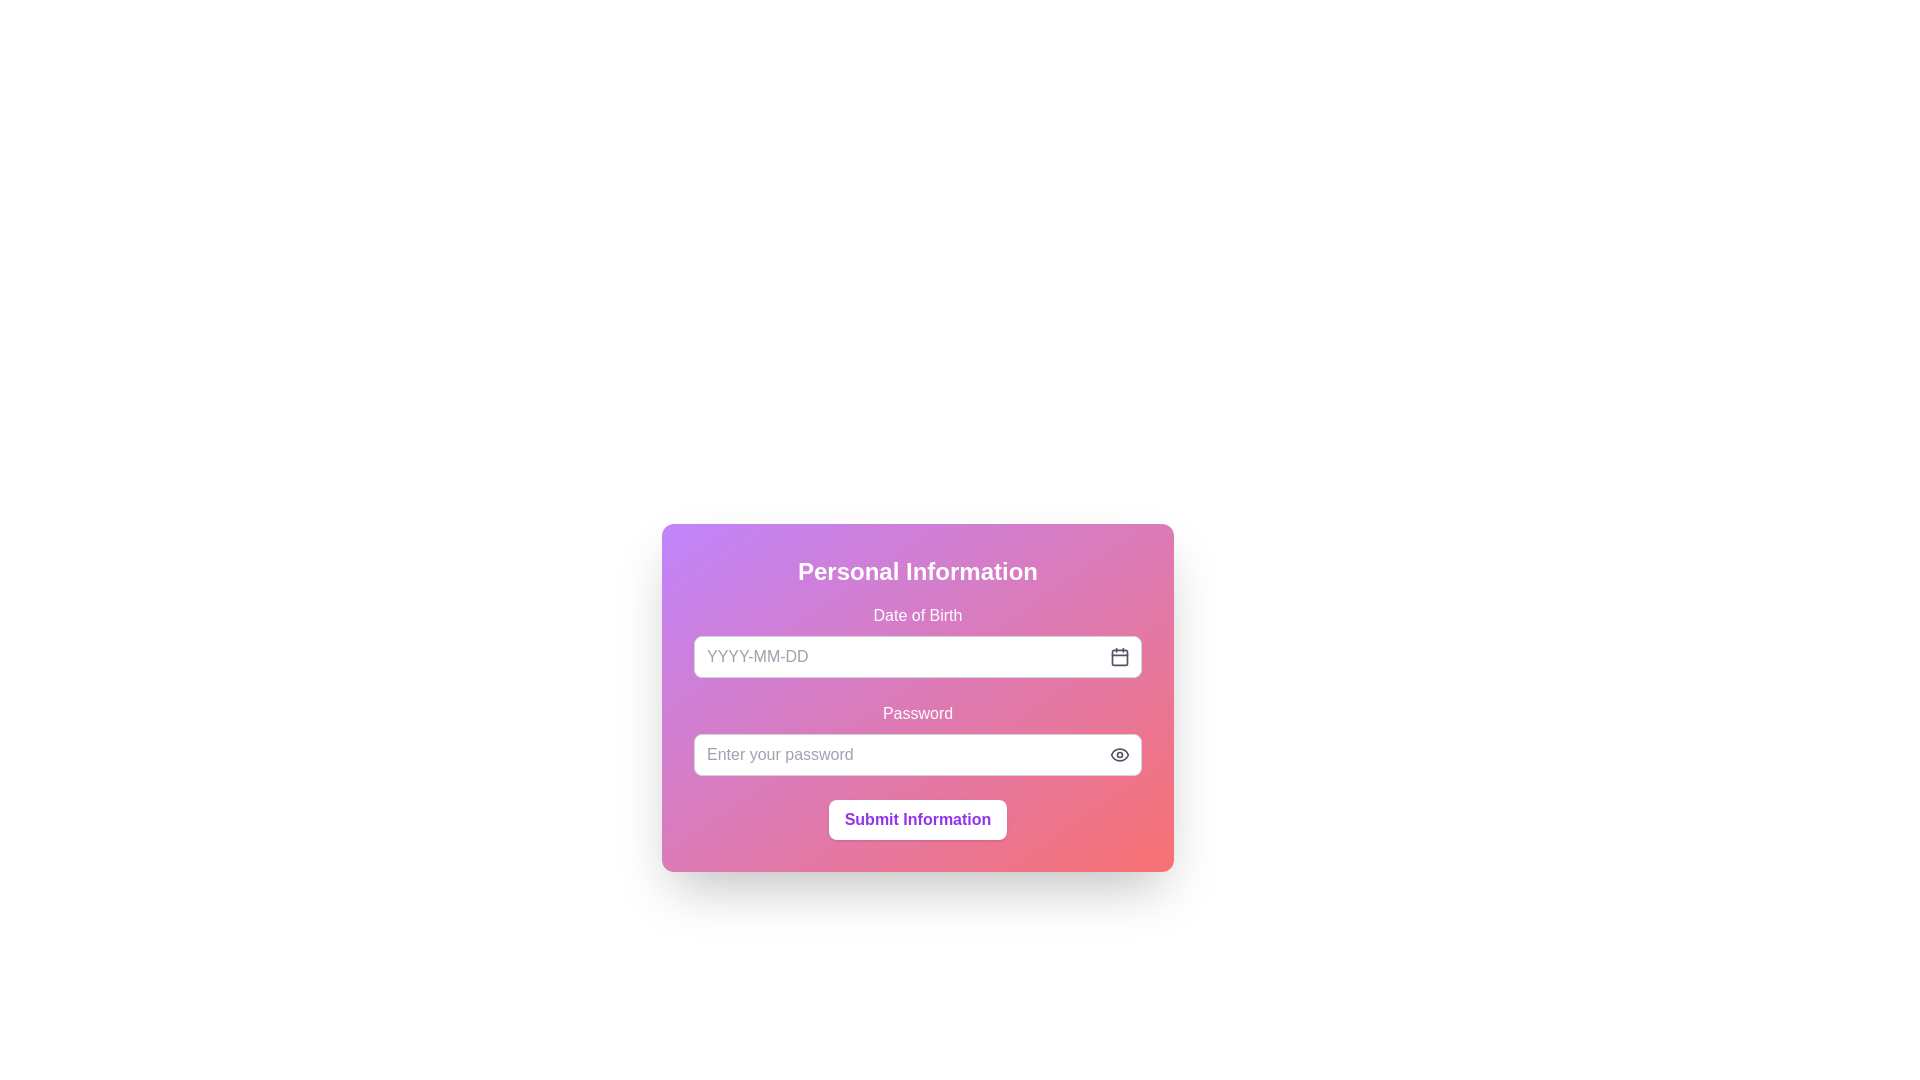 This screenshot has width=1920, height=1080. What do you see at coordinates (1118, 656) in the screenshot?
I see `the calendar icon button located inside the 'Date of Birth' input field` at bounding box center [1118, 656].